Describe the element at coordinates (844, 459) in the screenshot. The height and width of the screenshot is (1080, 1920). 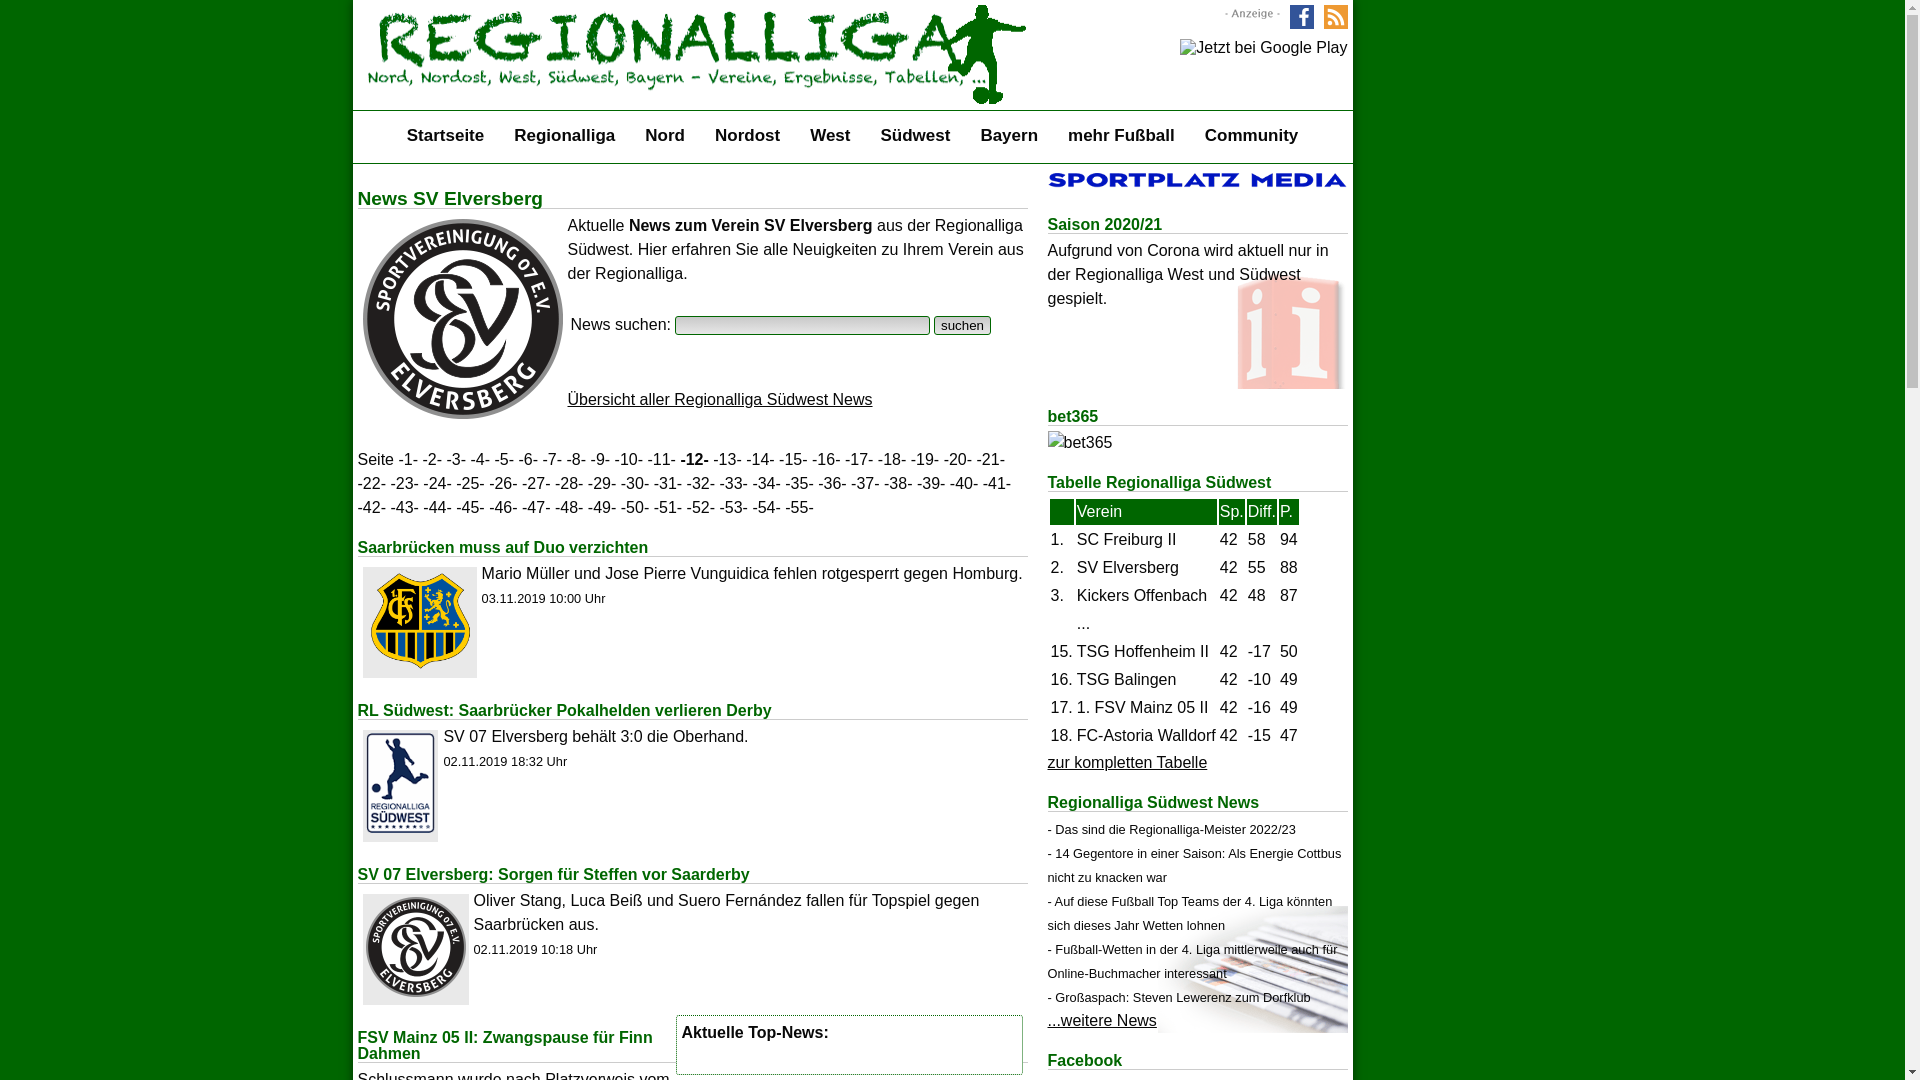
I see `'-17-'` at that location.